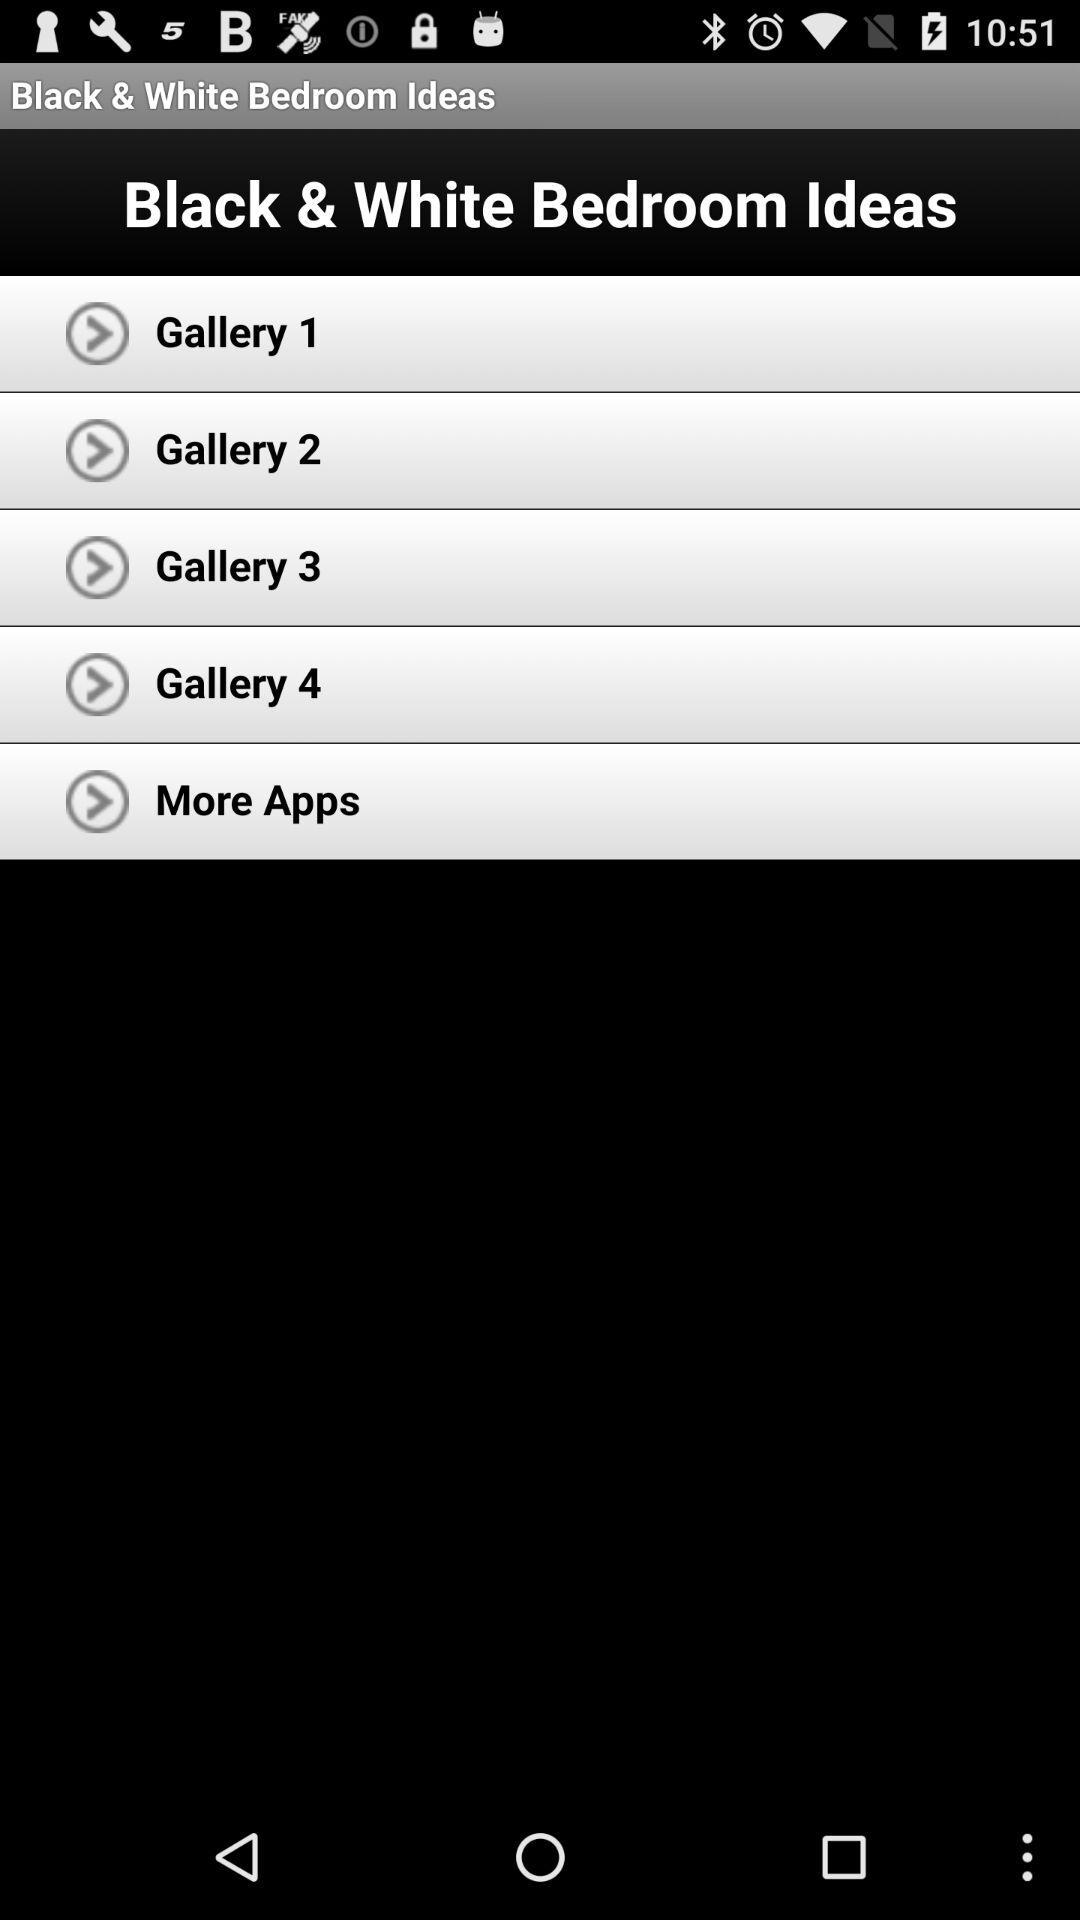  Describe the element at coordinates (237, 681) in the screenshot. I see `gallery 4 item` at that location.